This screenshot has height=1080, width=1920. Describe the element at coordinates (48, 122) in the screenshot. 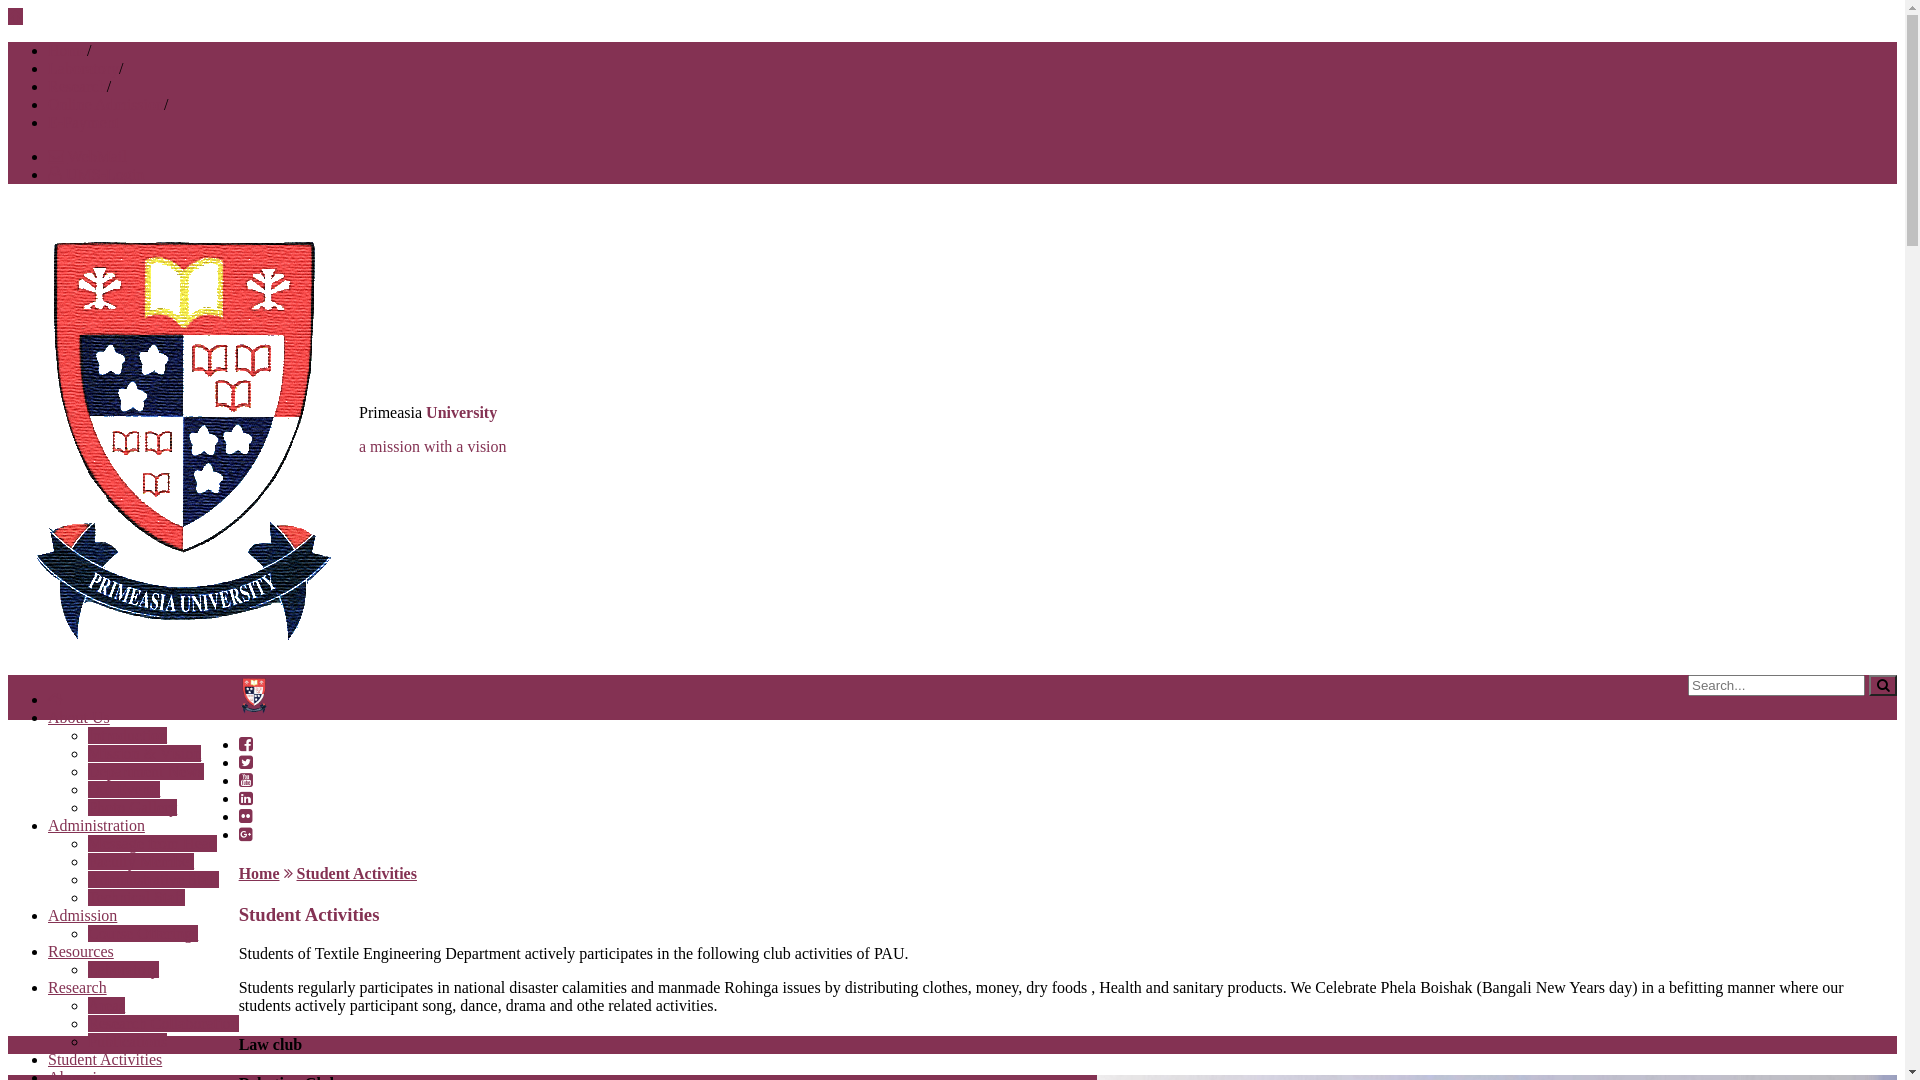

I see `'E-Payment'` at that location.